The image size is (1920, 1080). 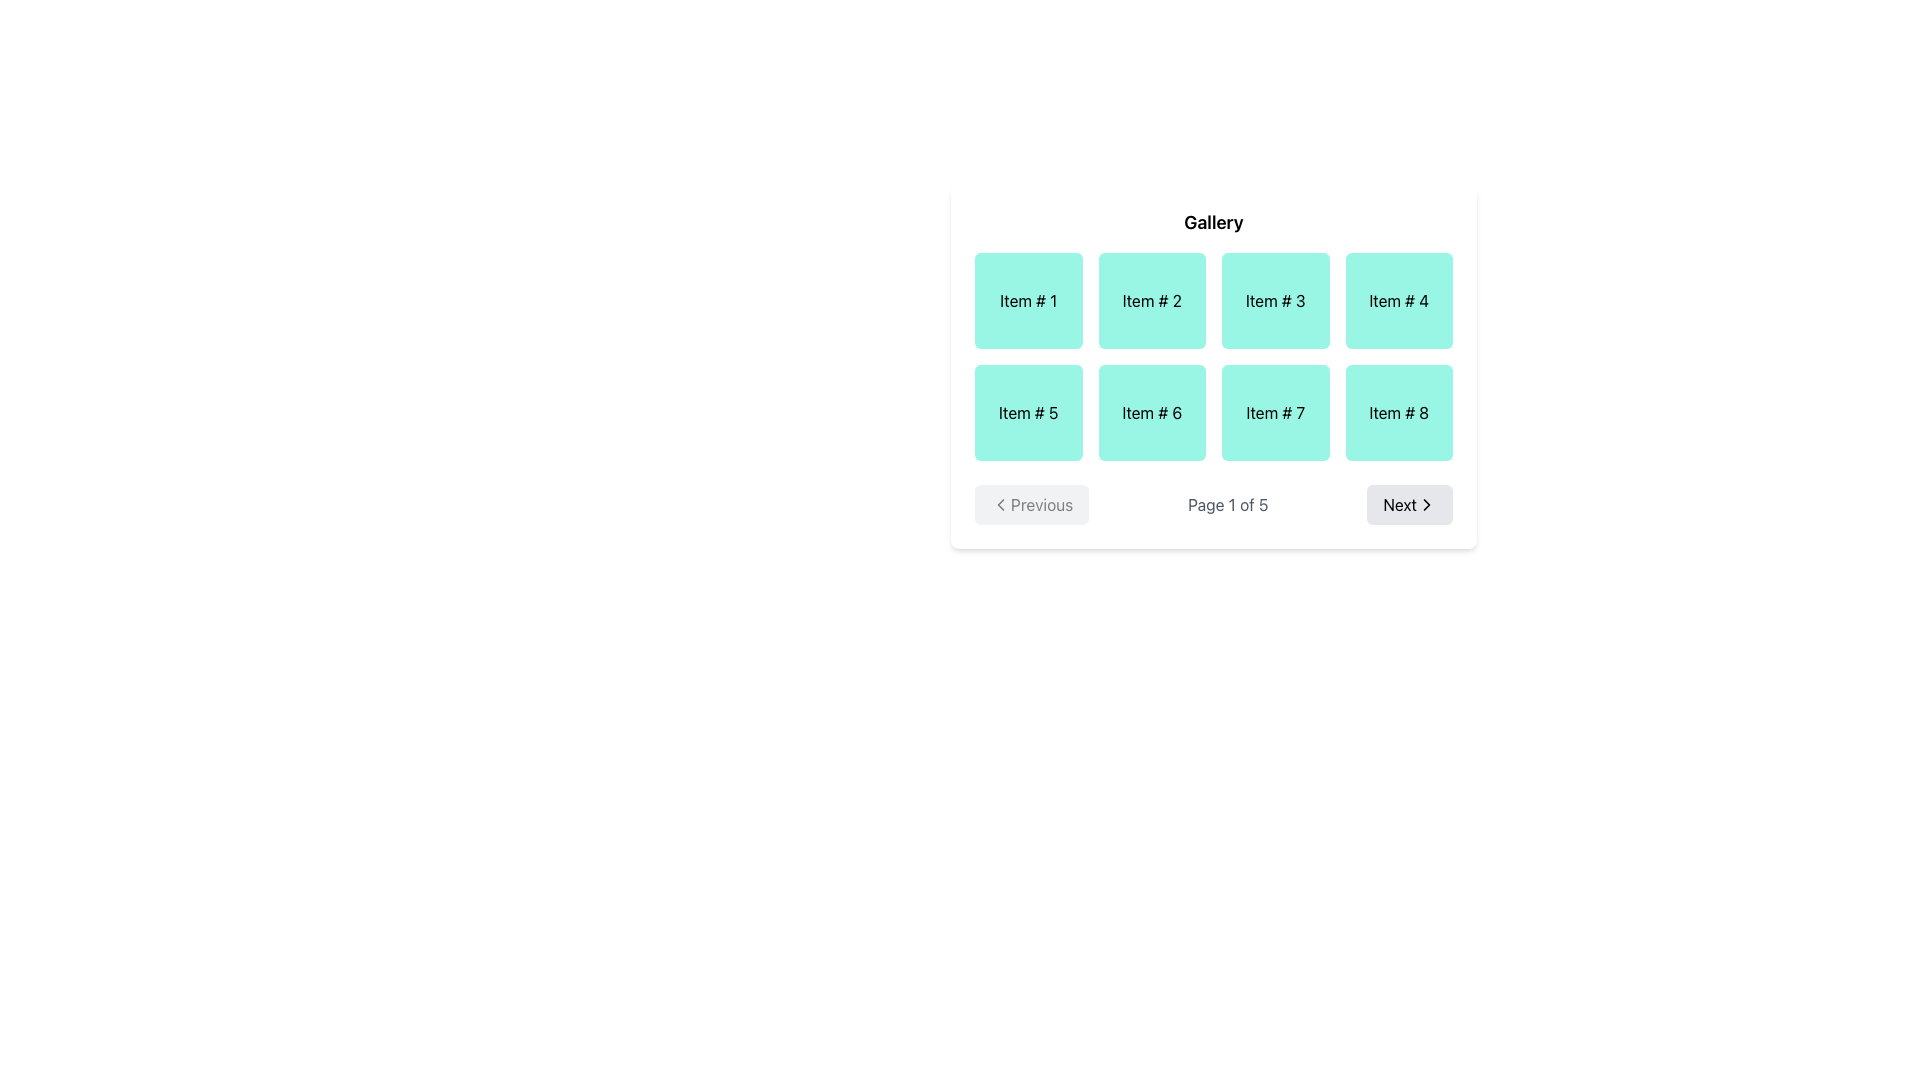 I want to click on the Text label in the first row, third column of the grid layout, which is positioned between 'Item # 2' and 'Item # 4', so click(x=1274, y=300).